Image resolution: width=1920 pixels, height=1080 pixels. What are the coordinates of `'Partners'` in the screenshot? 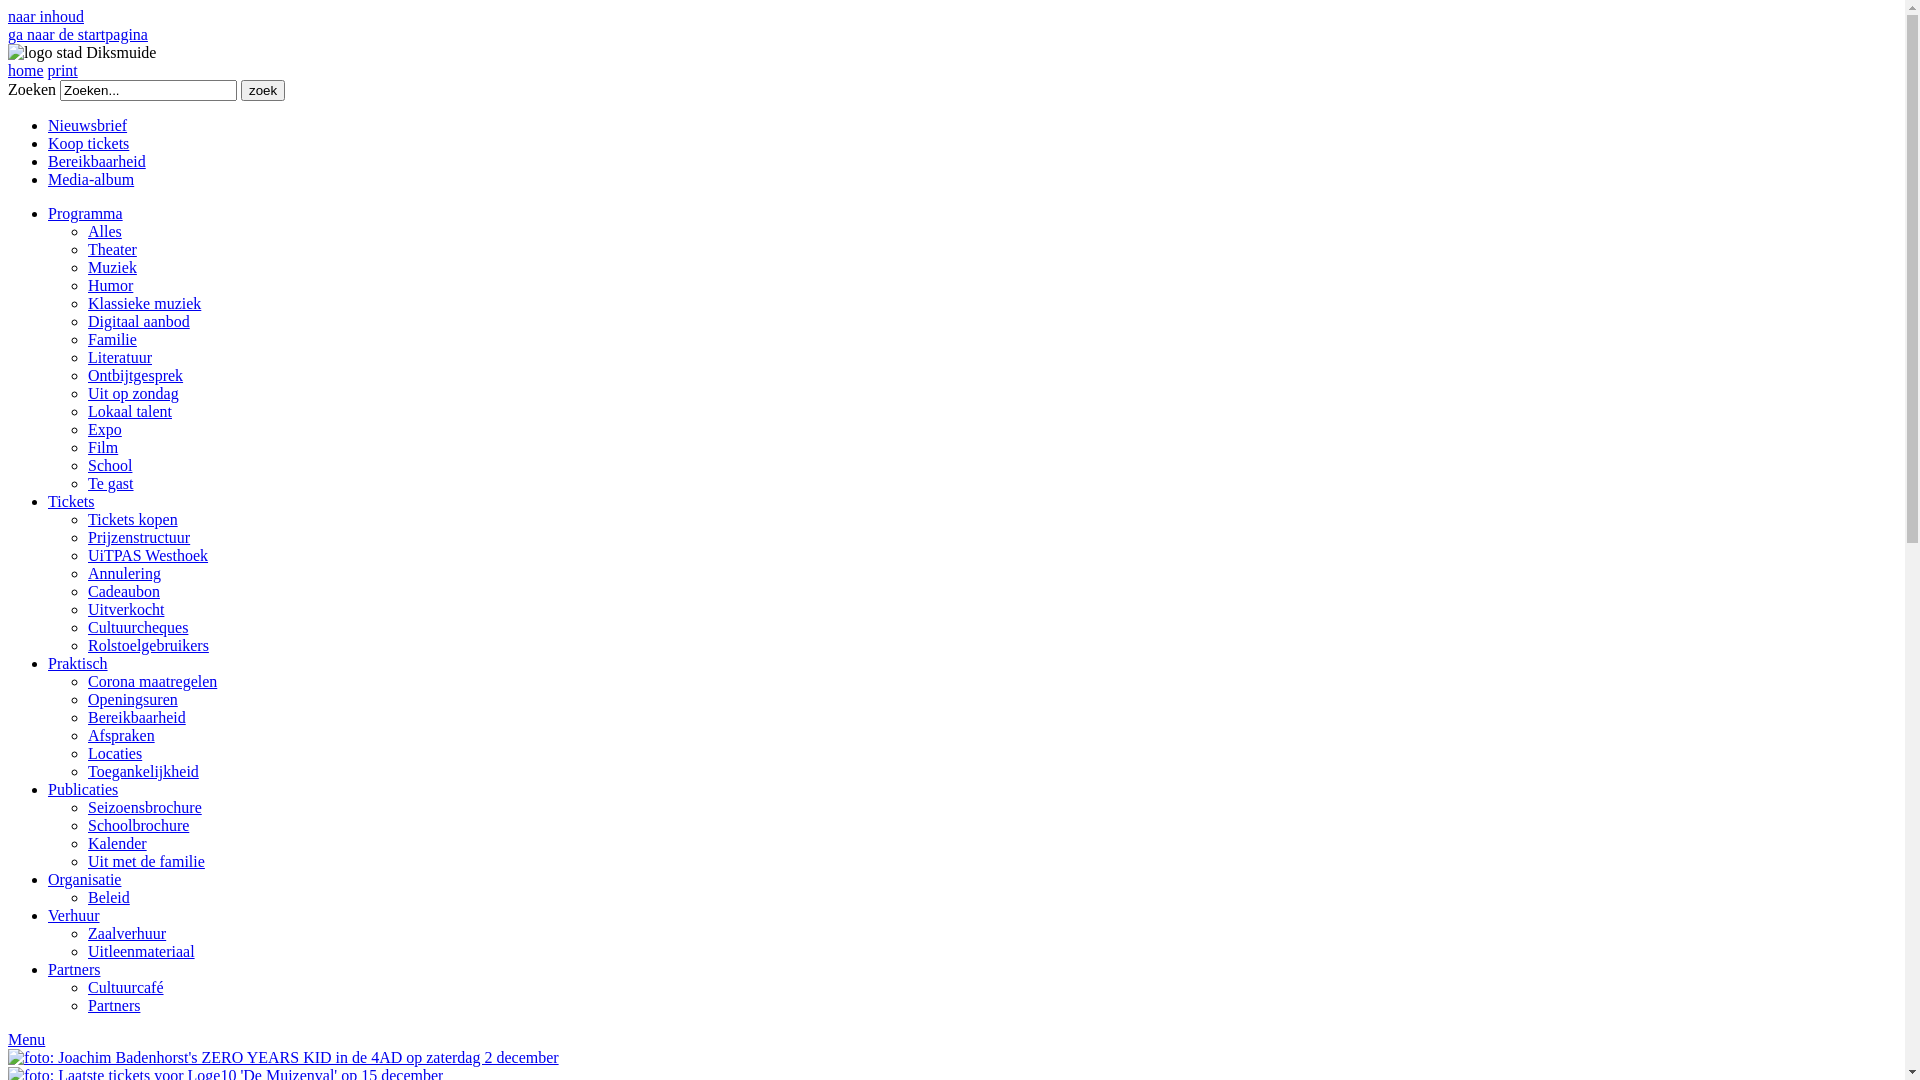 It's located at (86, 1005).